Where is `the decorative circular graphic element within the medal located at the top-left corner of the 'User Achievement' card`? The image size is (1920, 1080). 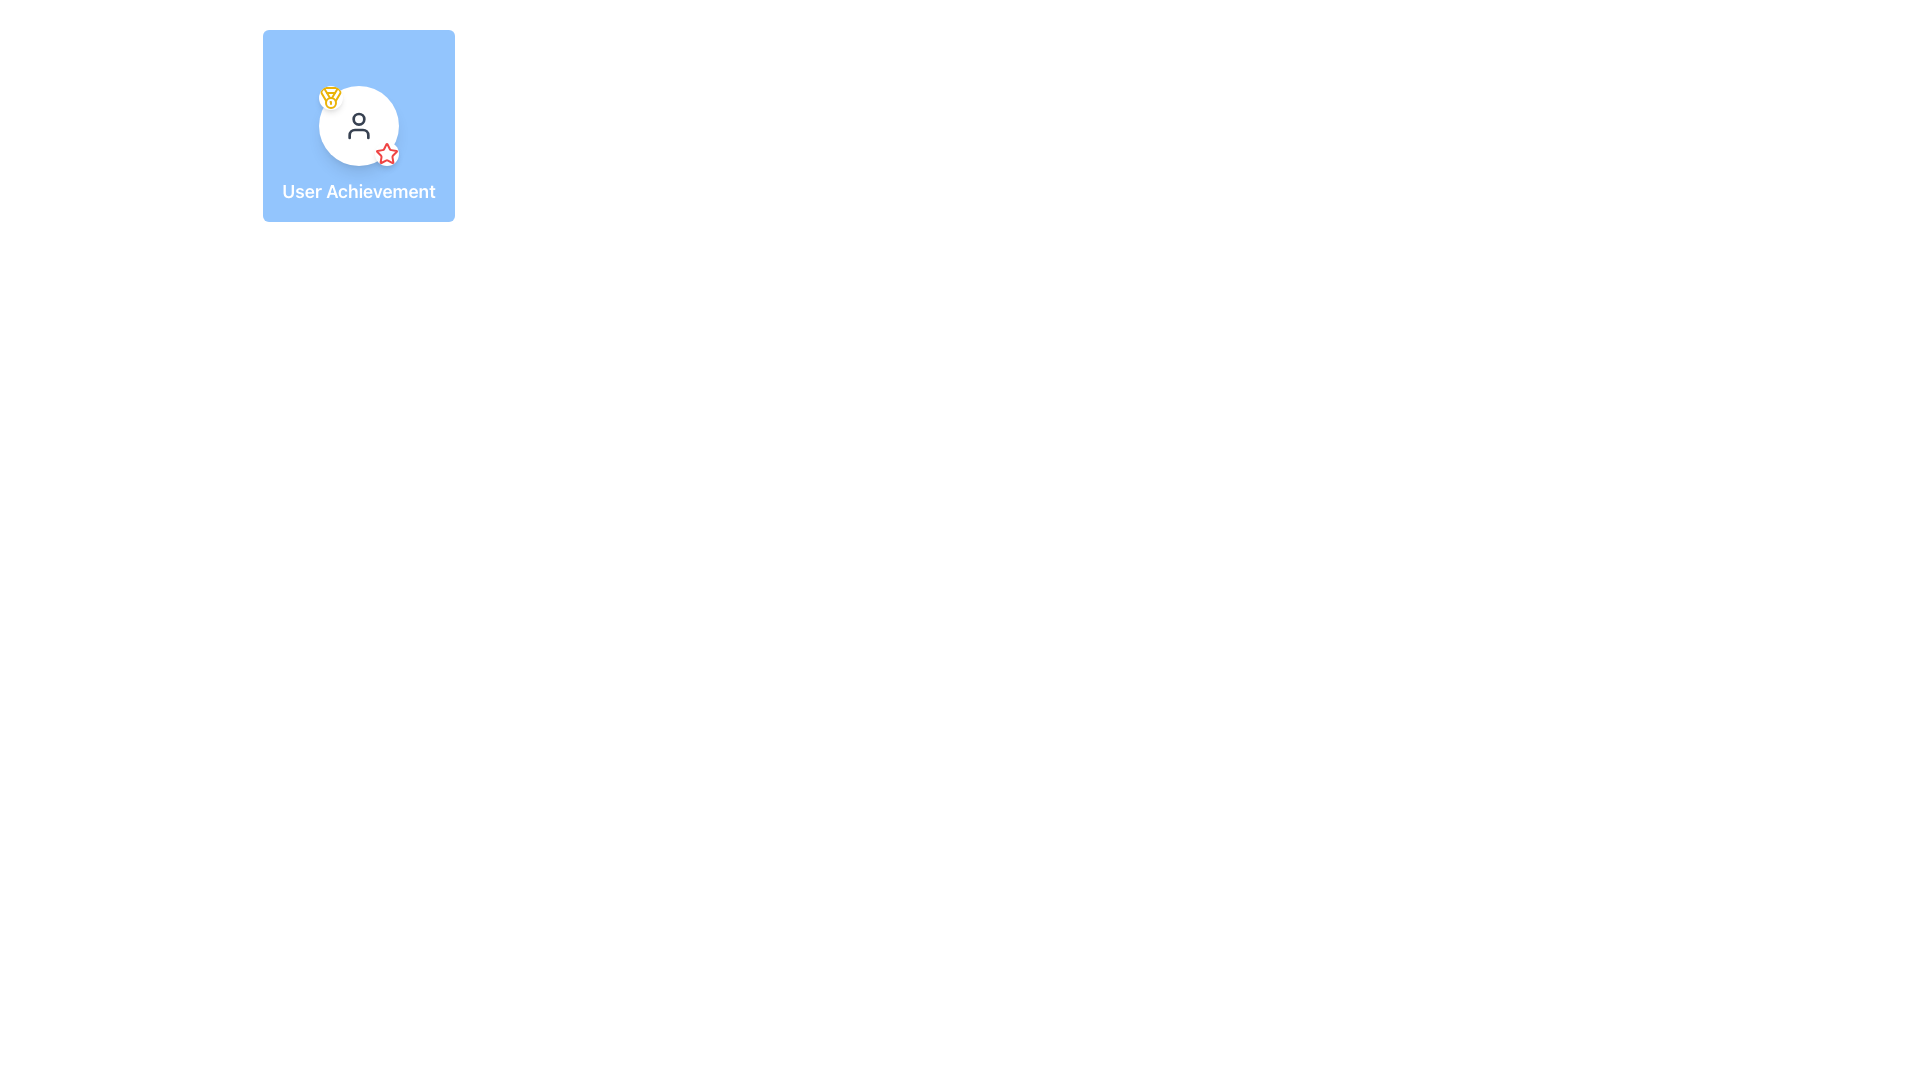
the decorative circular graphic element within the medal located at the top-left corner of the 'User Achievement' card is located at coordinates (331, 103).